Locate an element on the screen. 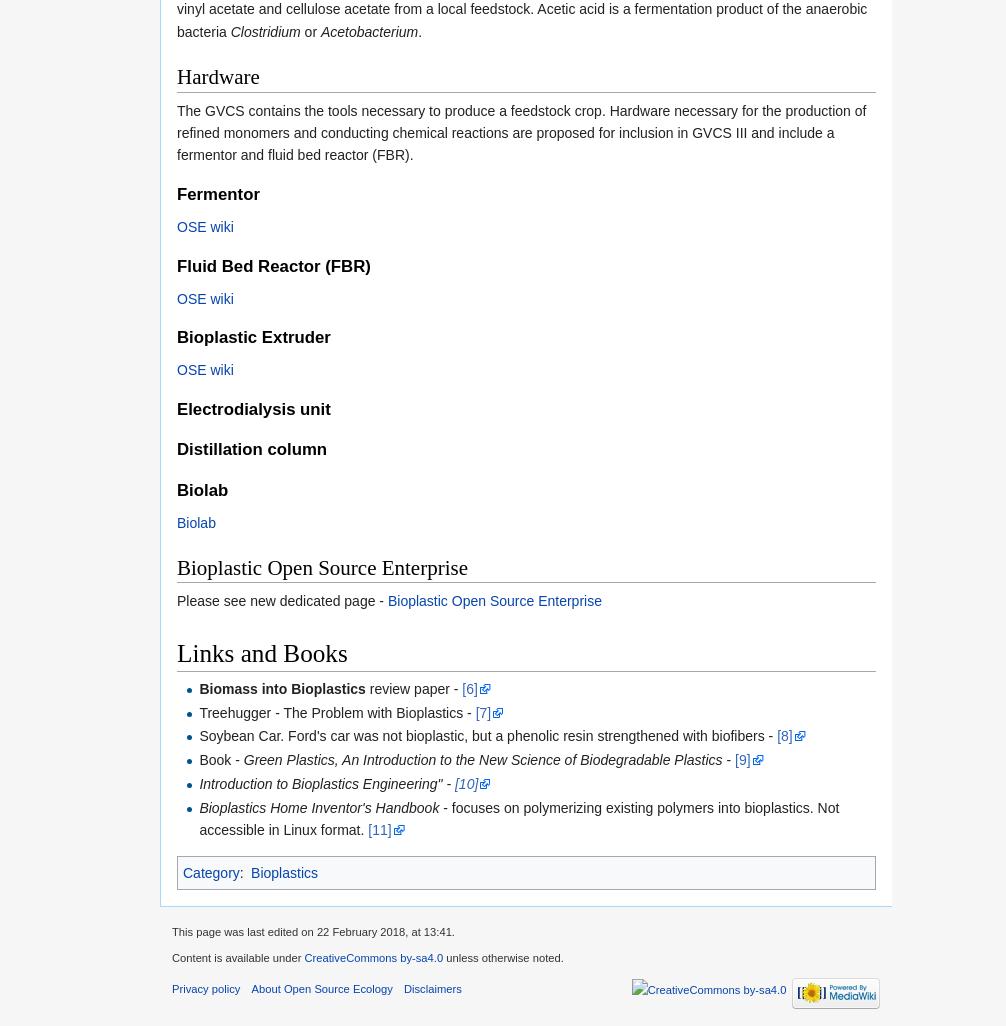 The width and height of the screenshot is (1006, 1026). '[8]' is located at coordinates (776, 735).